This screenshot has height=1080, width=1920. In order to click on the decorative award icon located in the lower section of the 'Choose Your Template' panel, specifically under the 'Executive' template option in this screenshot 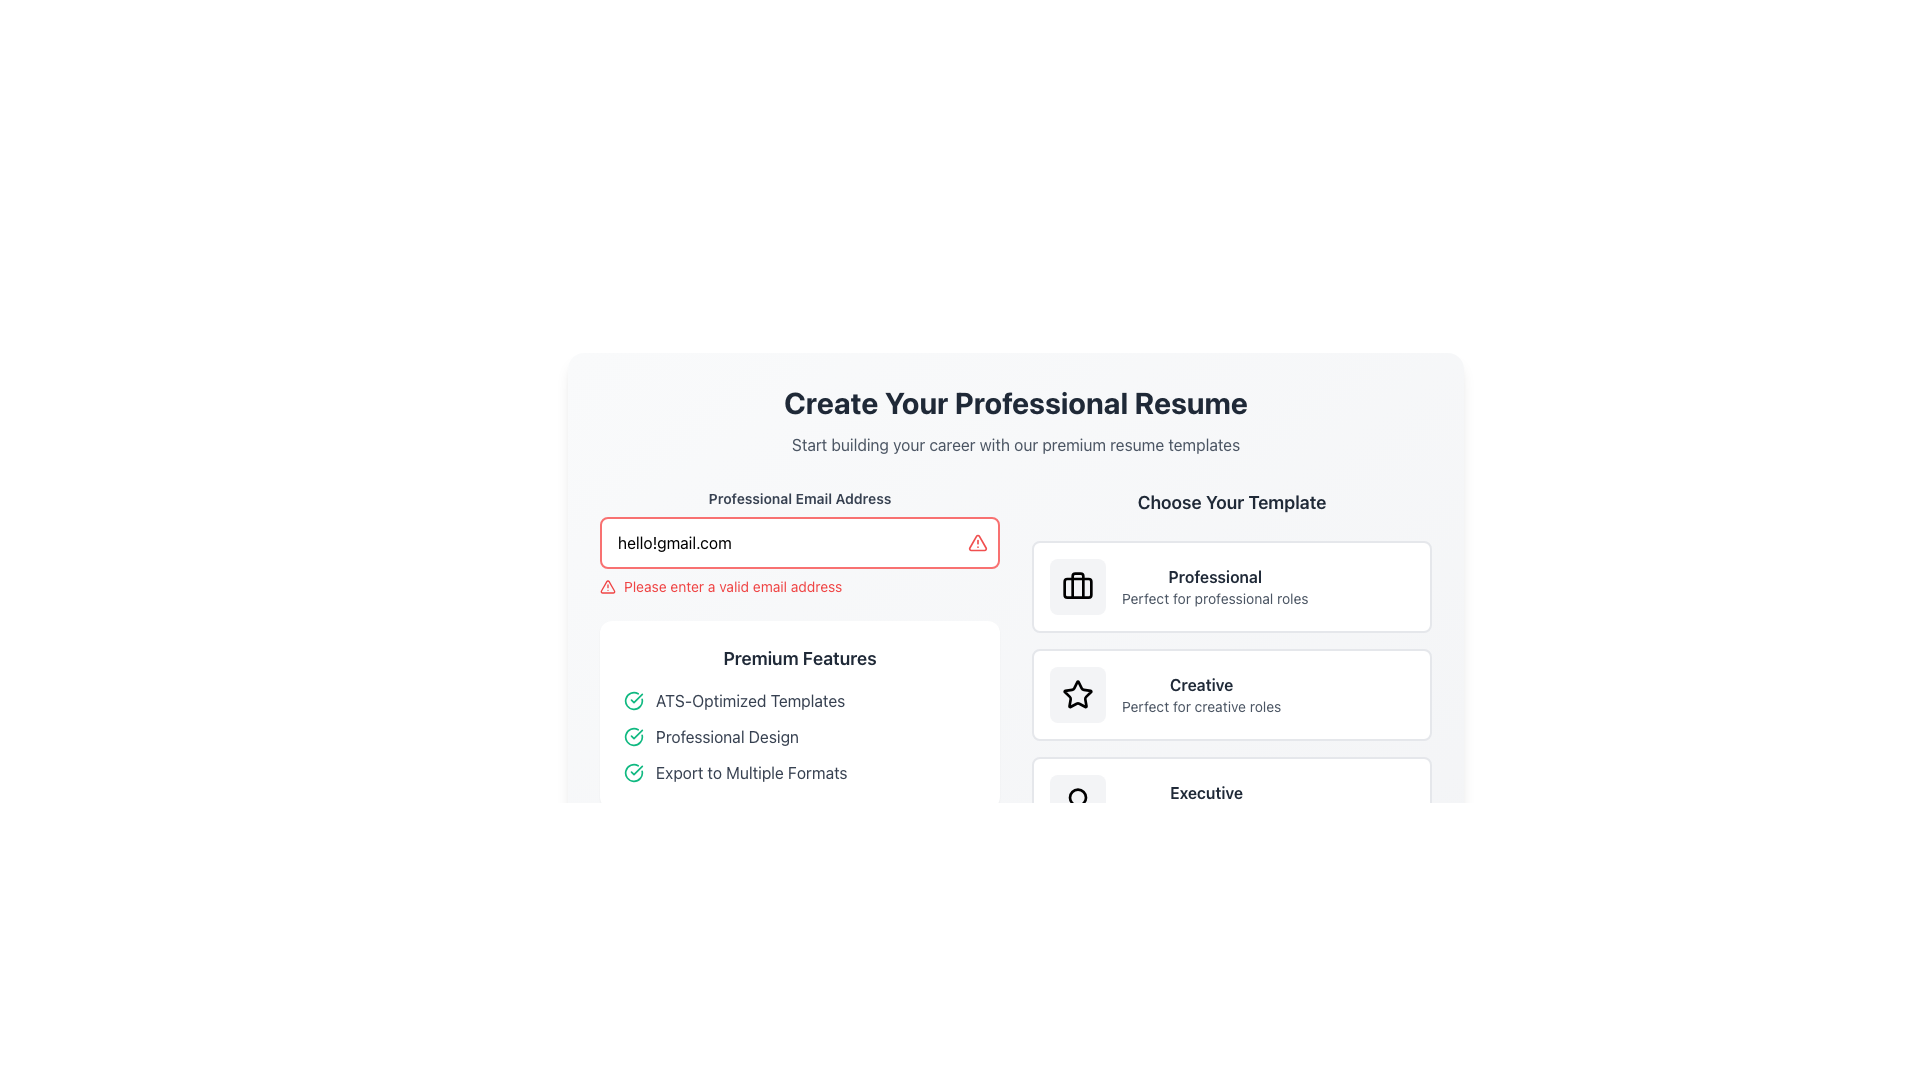, I will do `click(1077, 801)`.